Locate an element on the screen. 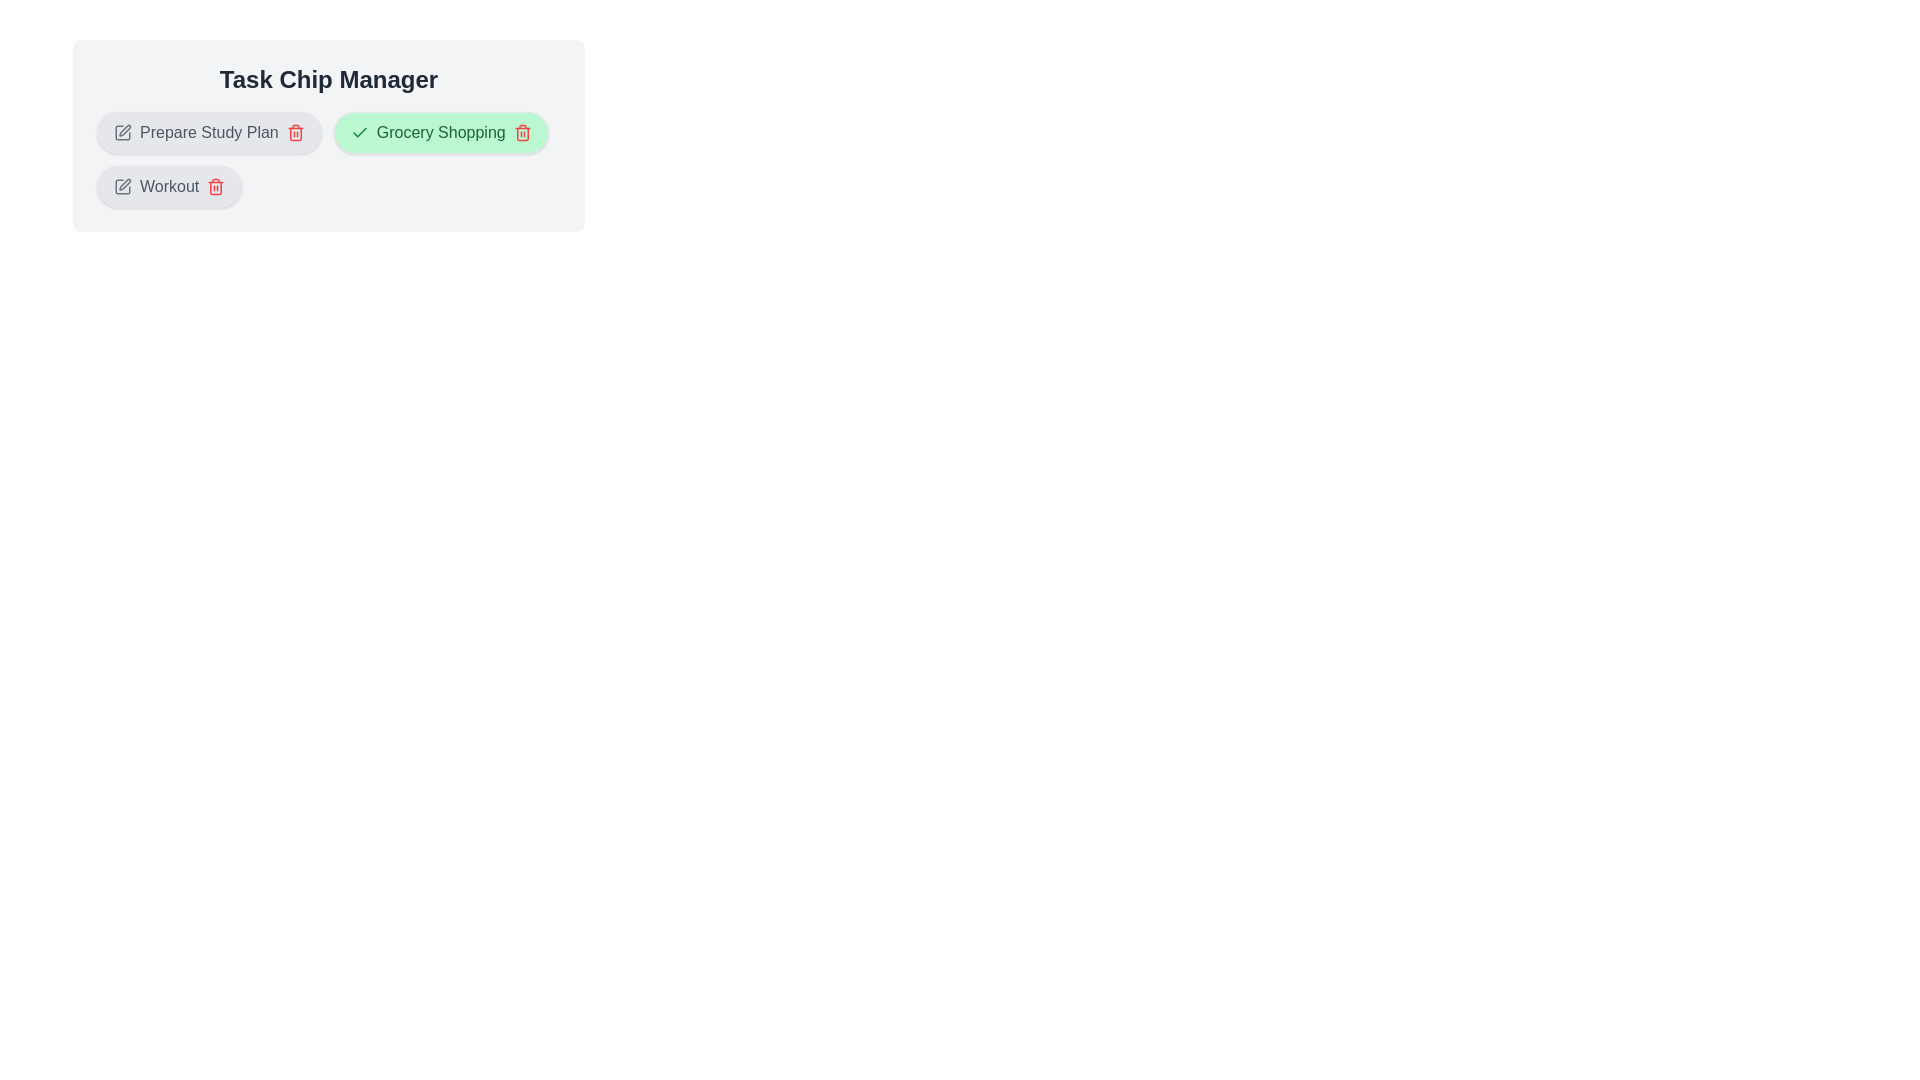  the icon that indicates the 'Grocery Shopping' task is marked as completed or active, located at the leftmost part of the 'Grocery Shopping' chip is located at coordinates (359, 132).